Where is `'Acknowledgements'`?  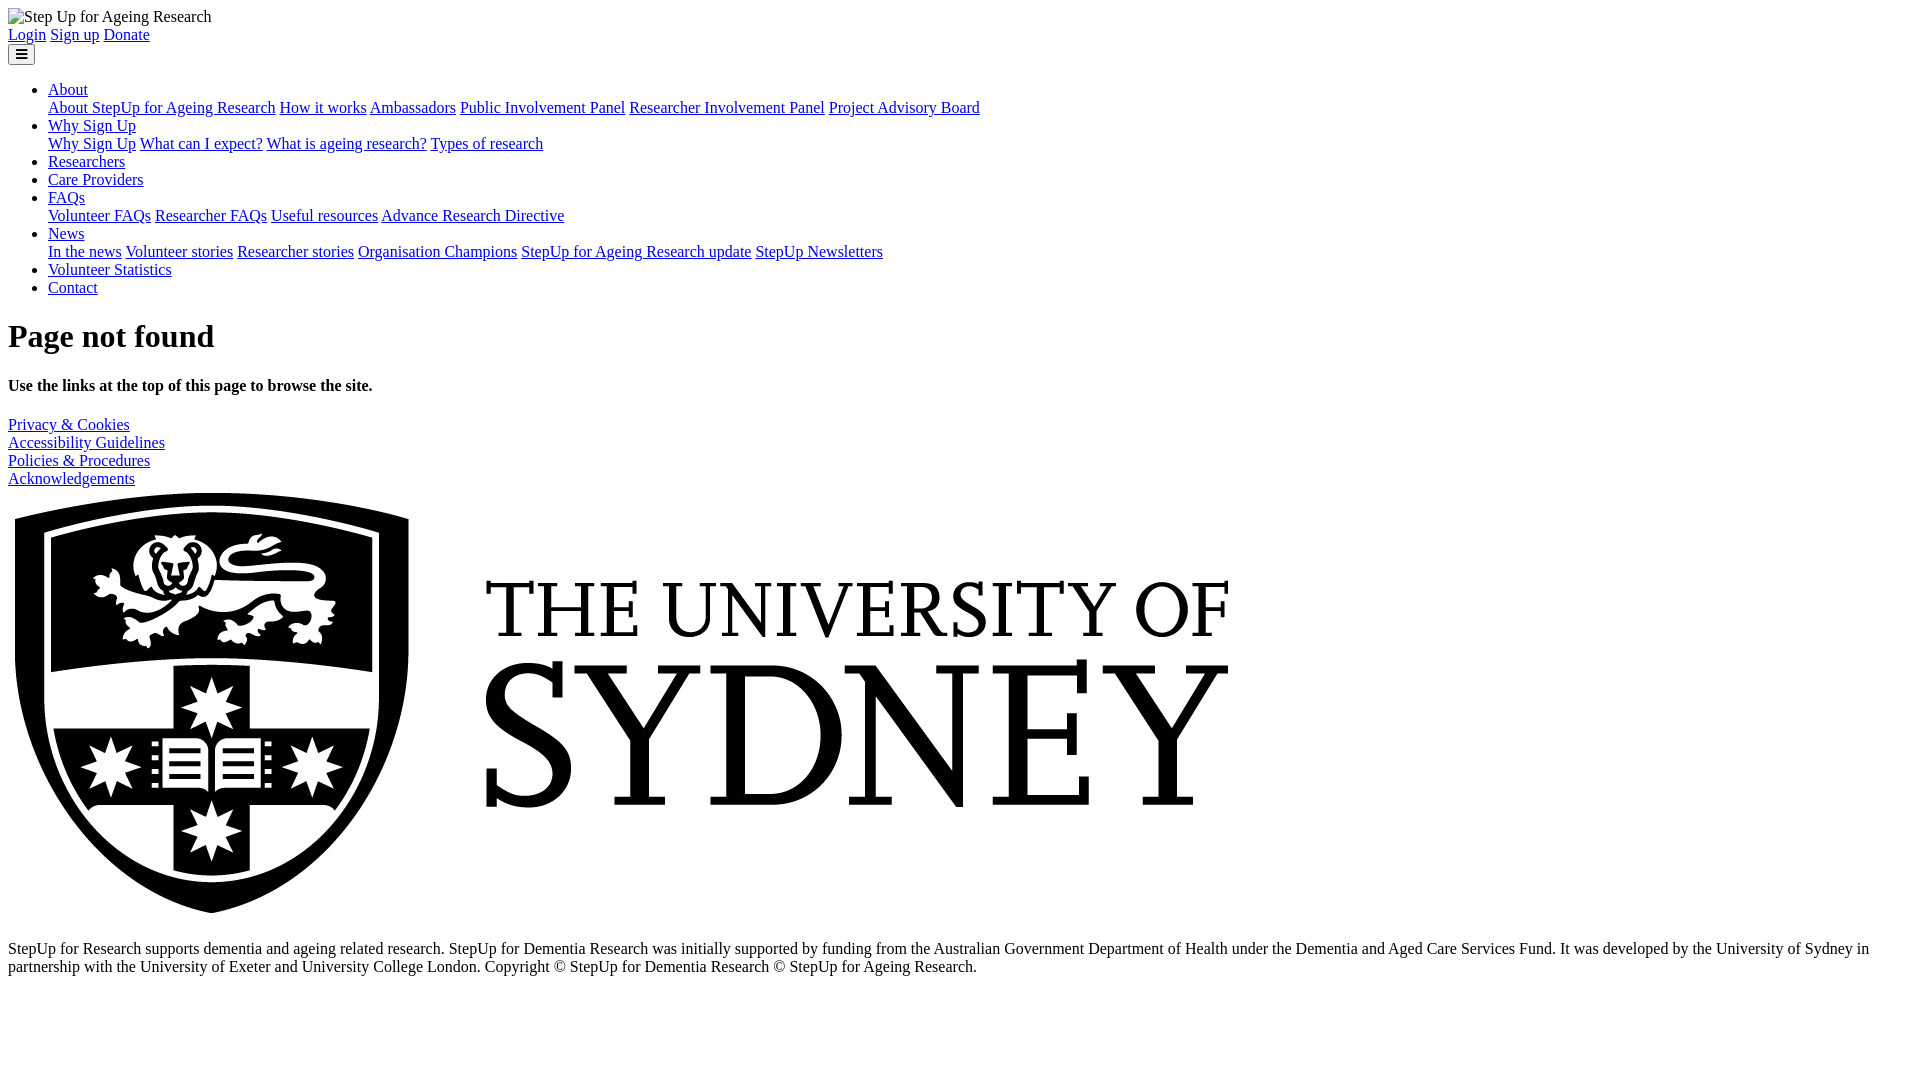 'Acknowledgements' is located at coordinates (71, 478).